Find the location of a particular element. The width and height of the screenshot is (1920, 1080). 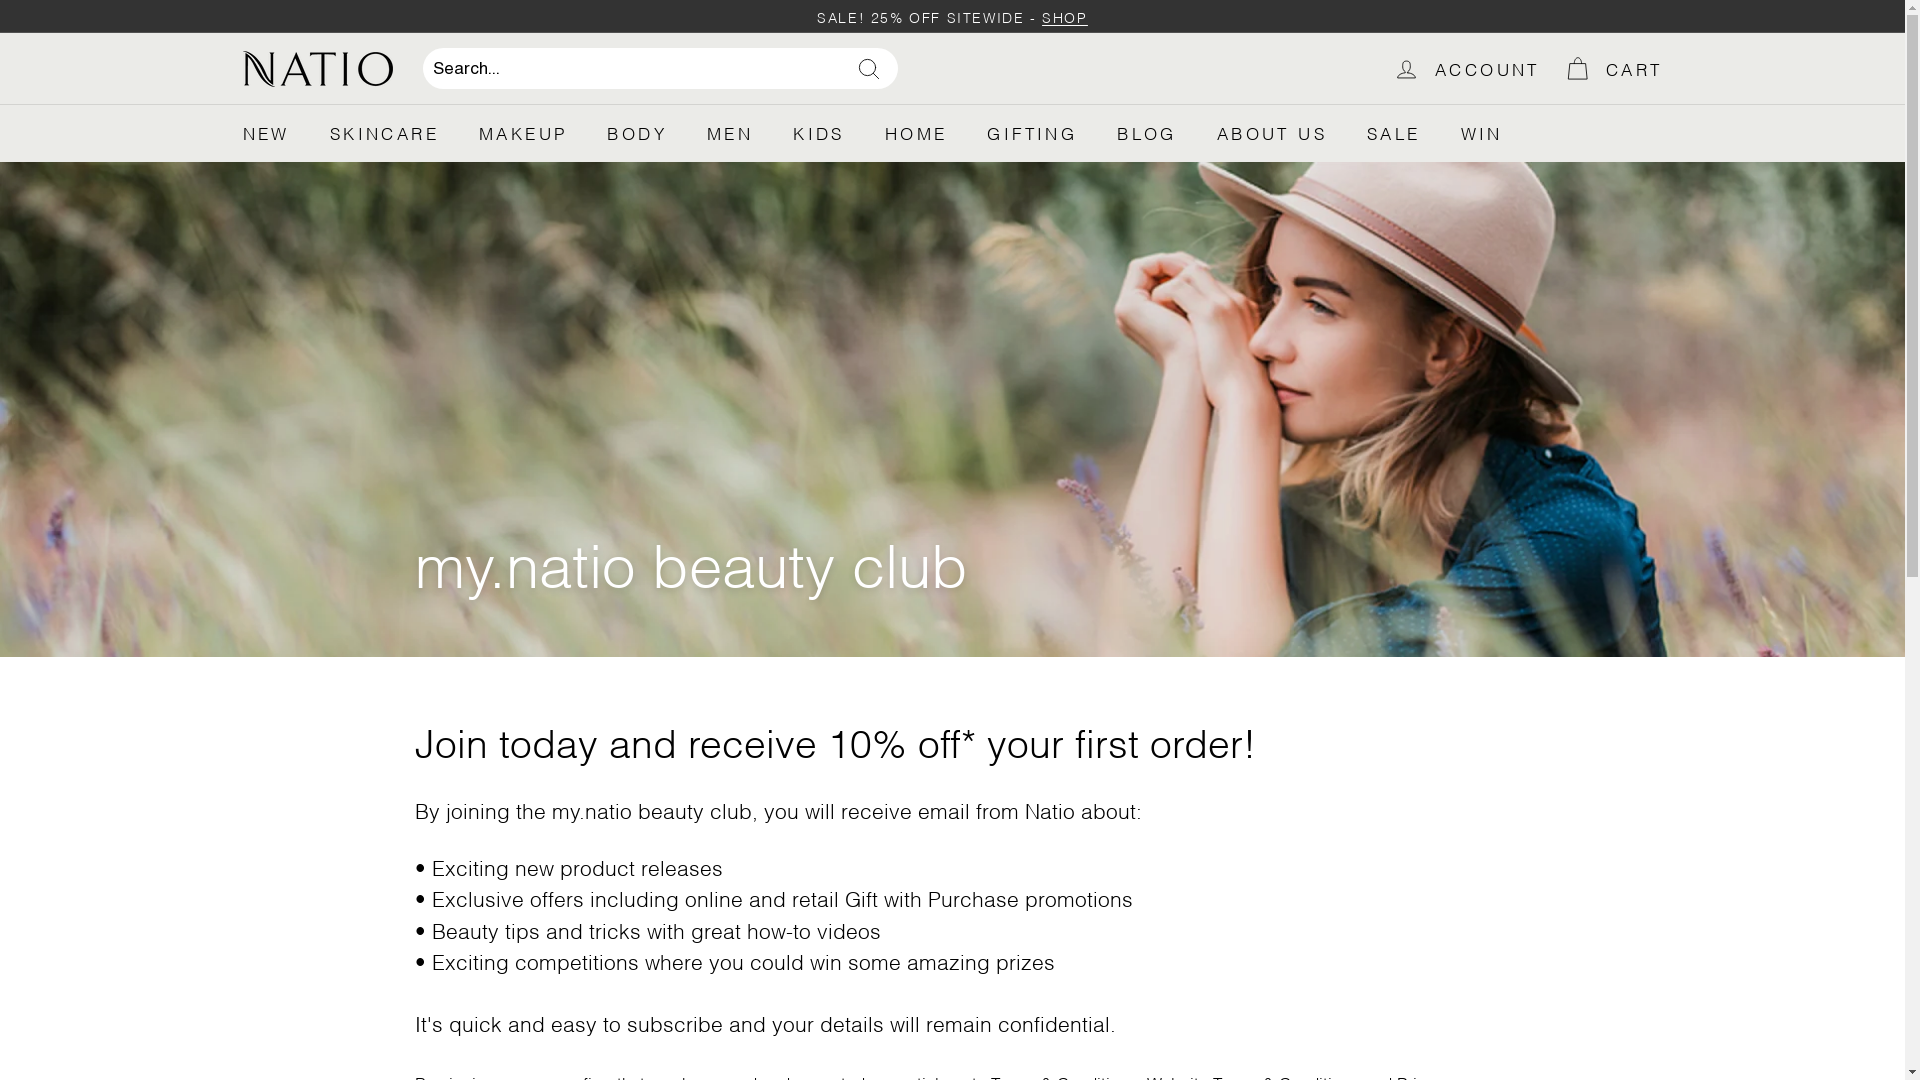

'BODY' is located at coordinates (585, 132).